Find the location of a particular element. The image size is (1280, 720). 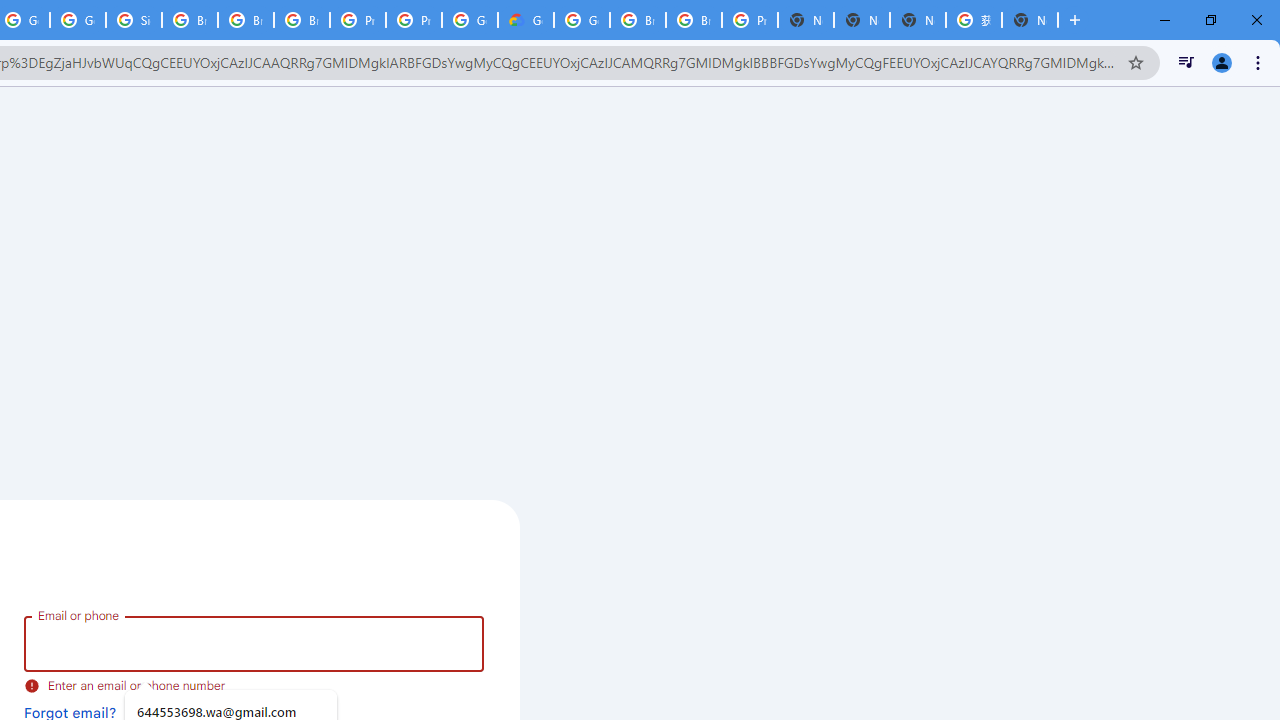

'Browse Chrome as a guest - Computer - Google Chrome Help' is located at coordinates (637, 20).